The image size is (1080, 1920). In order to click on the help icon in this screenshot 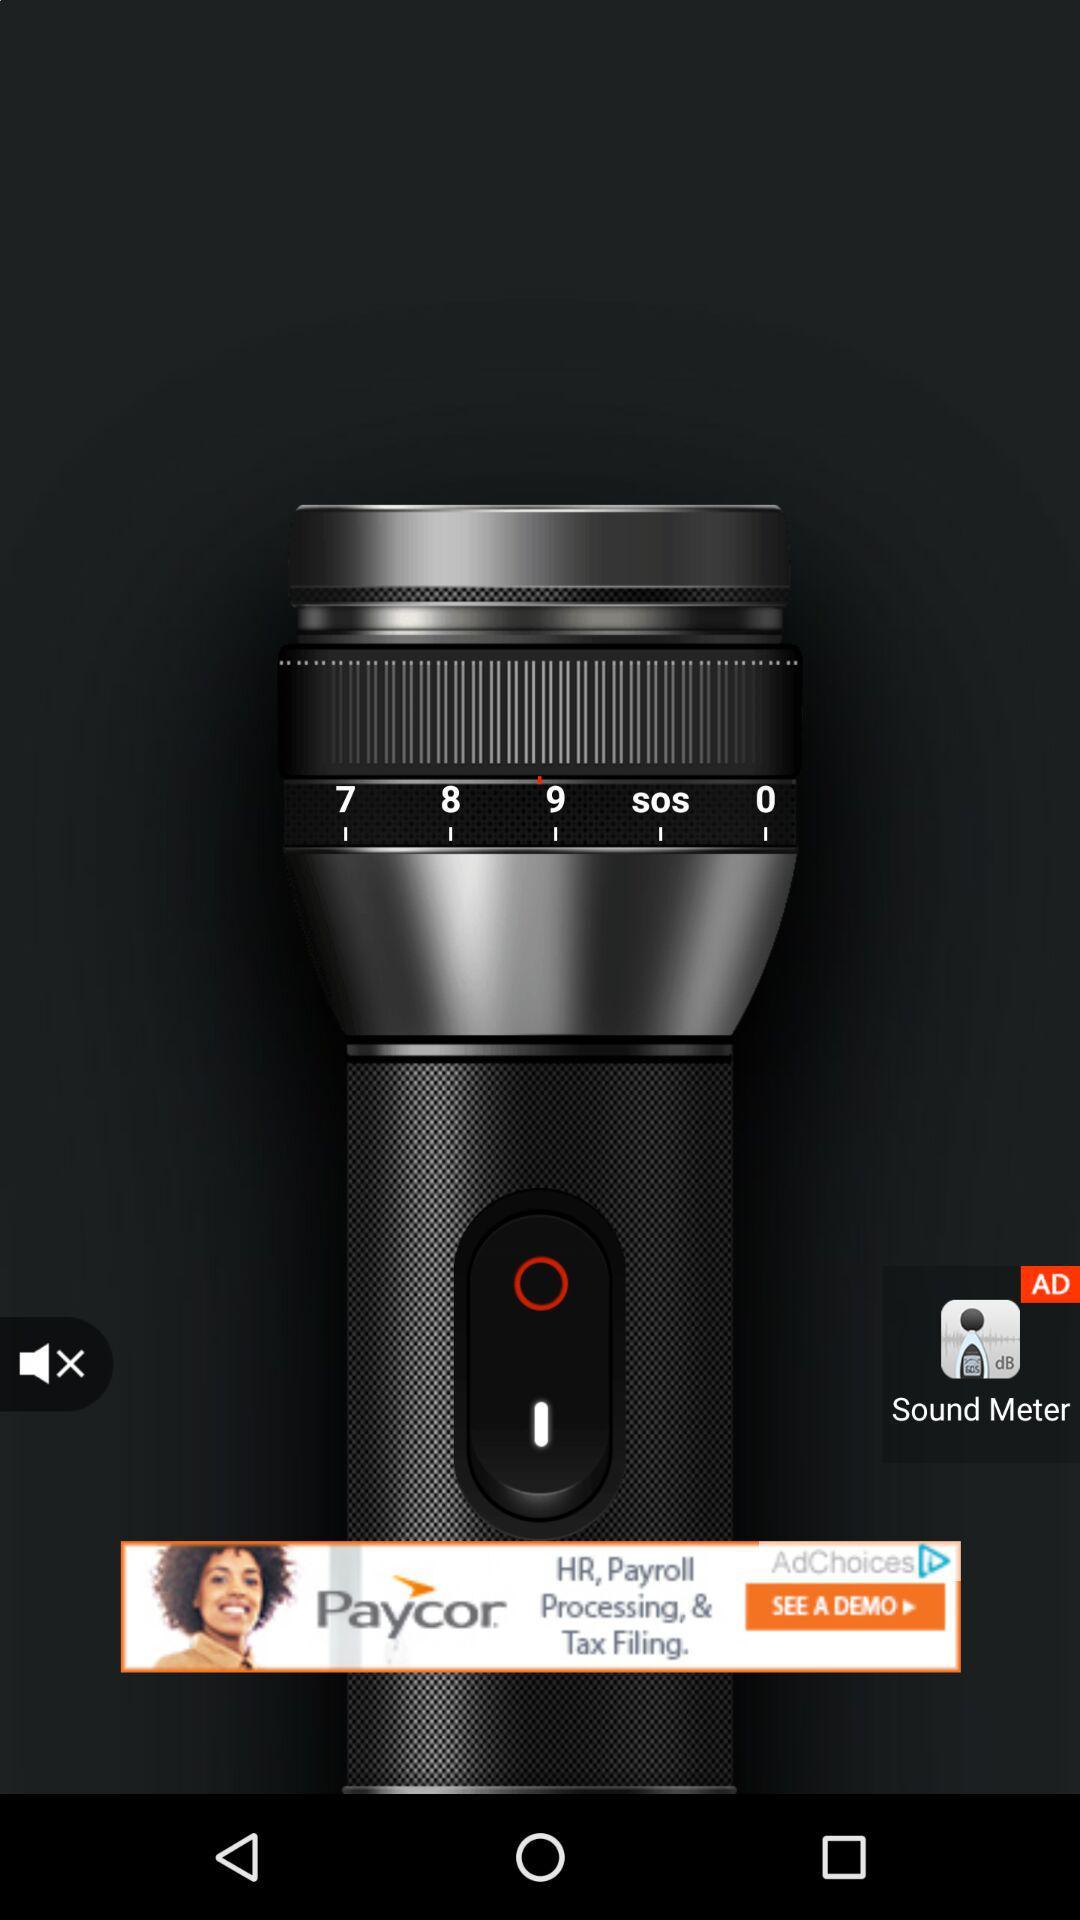, I will do `click(538, 1363)`.